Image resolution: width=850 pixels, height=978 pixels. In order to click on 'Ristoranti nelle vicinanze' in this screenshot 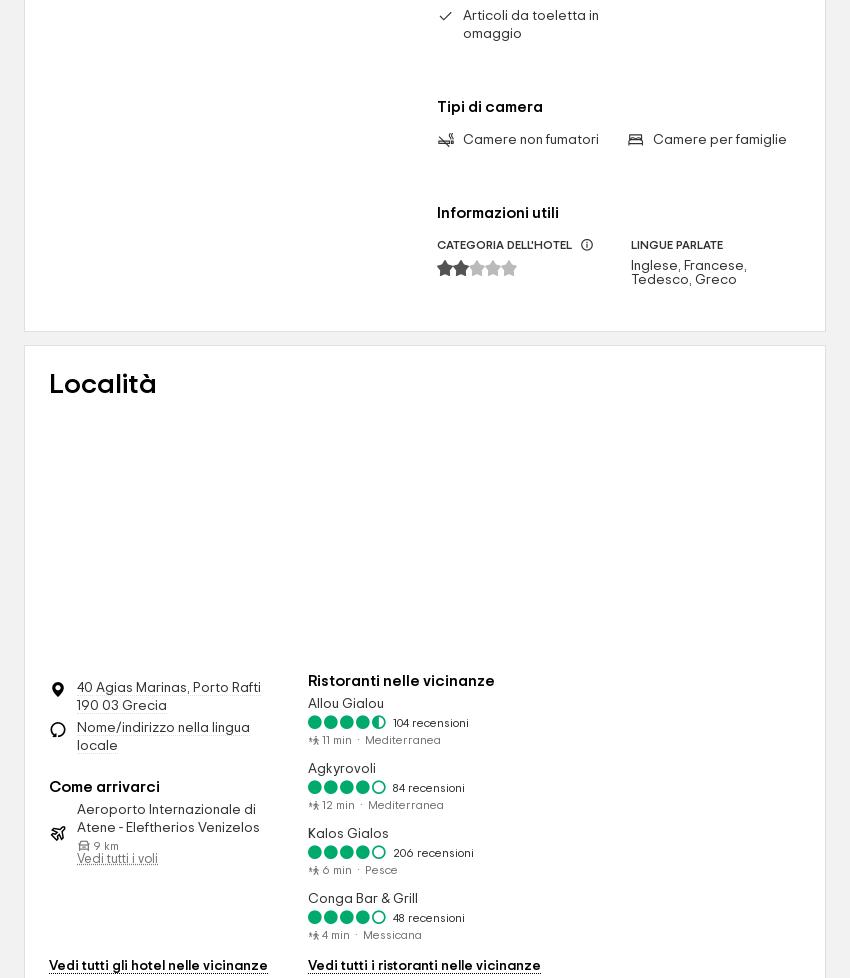, I will do `click(307, 680)`.